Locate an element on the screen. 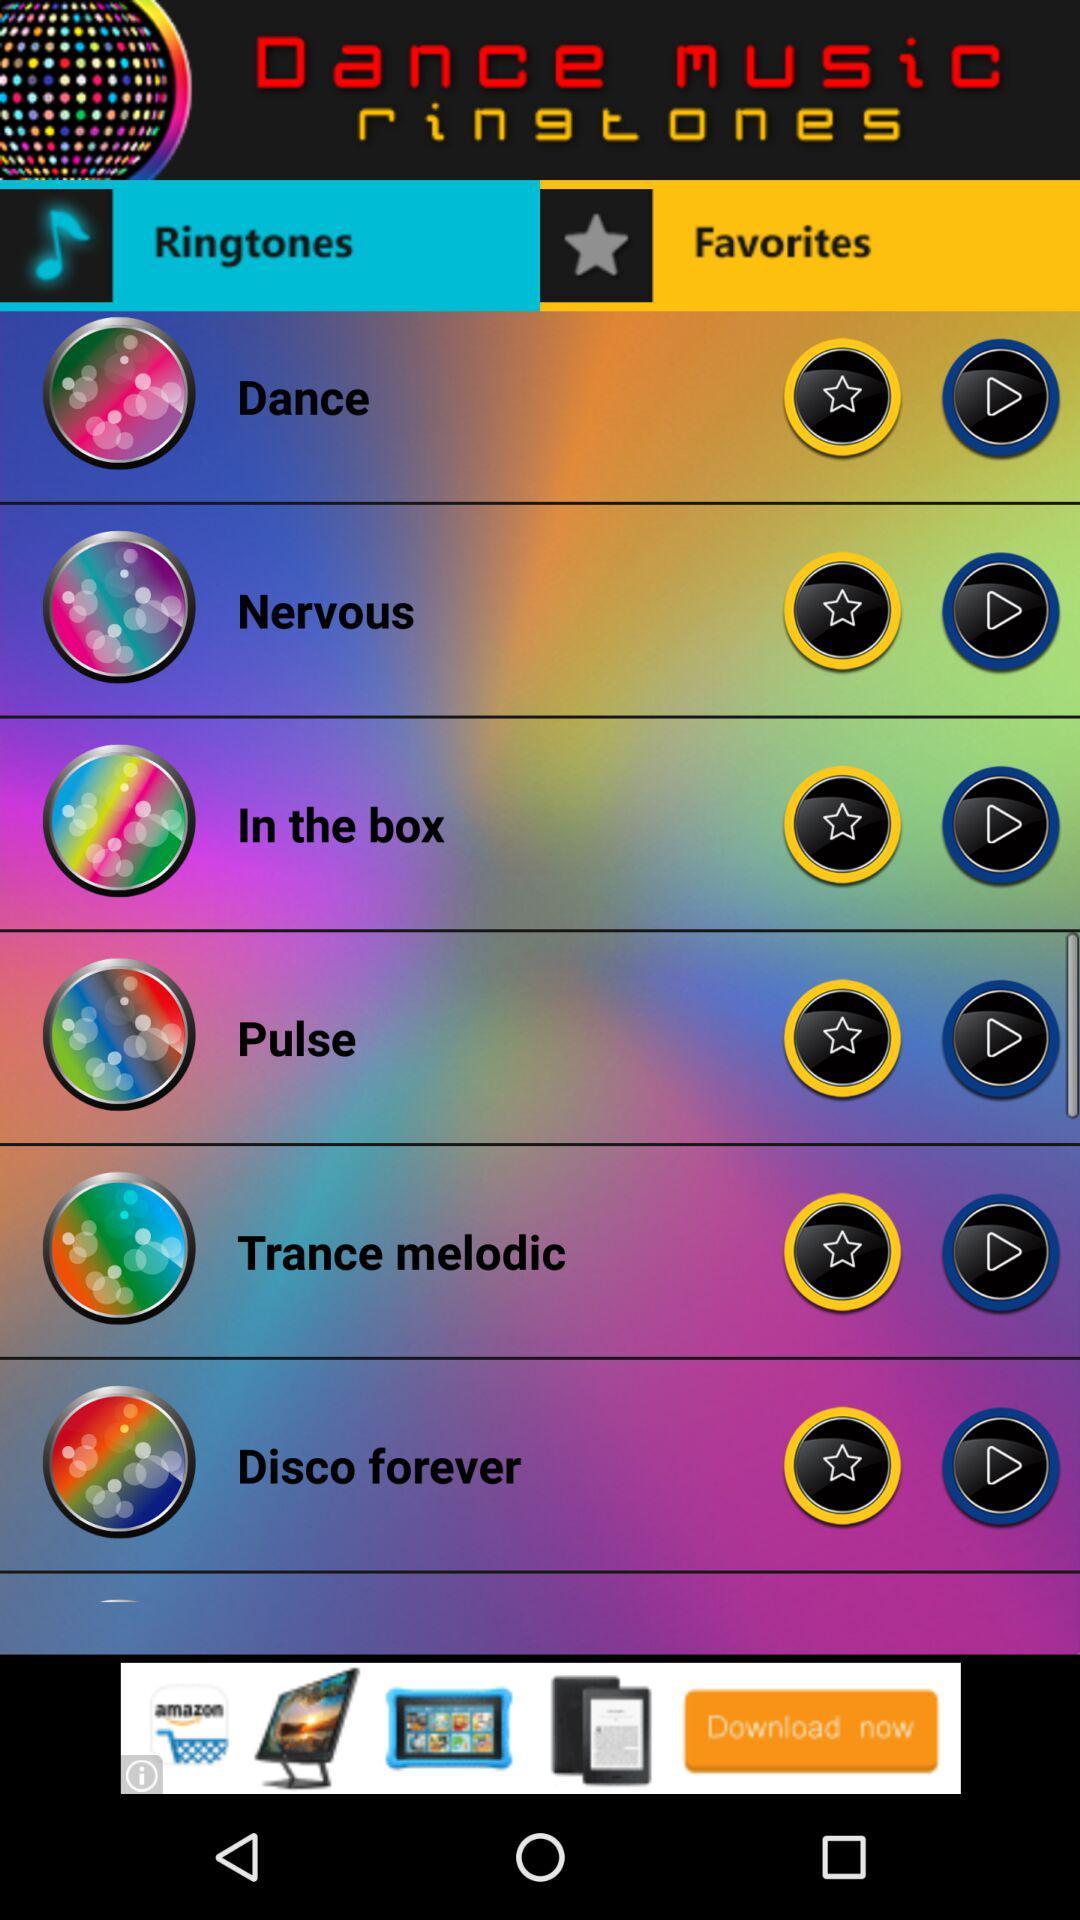  for advertisement is located at coordinates (540, 1727).